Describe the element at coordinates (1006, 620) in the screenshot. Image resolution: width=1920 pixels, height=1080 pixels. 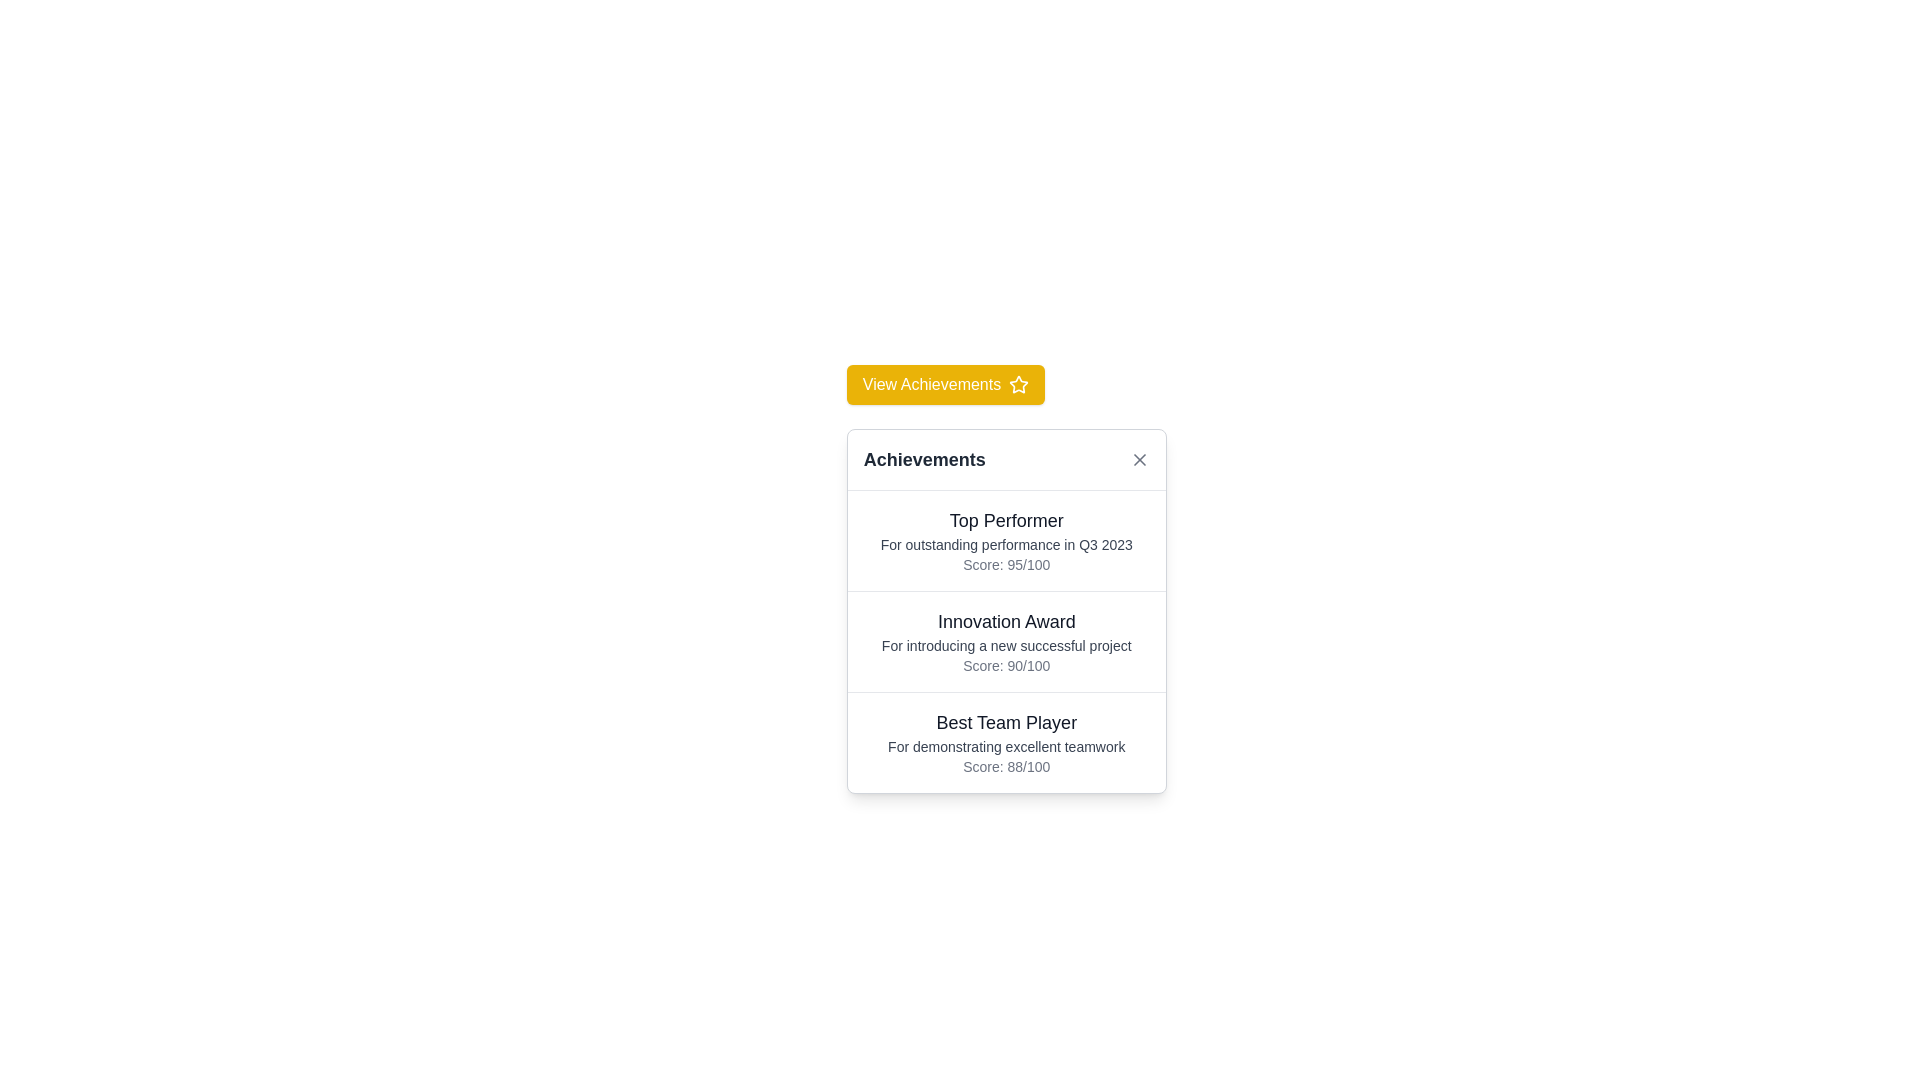
I see `the Text Label that identifies the specific award in the 'Achievements' pop-up interface, located in the second section of a vertically stacked list` at that location.